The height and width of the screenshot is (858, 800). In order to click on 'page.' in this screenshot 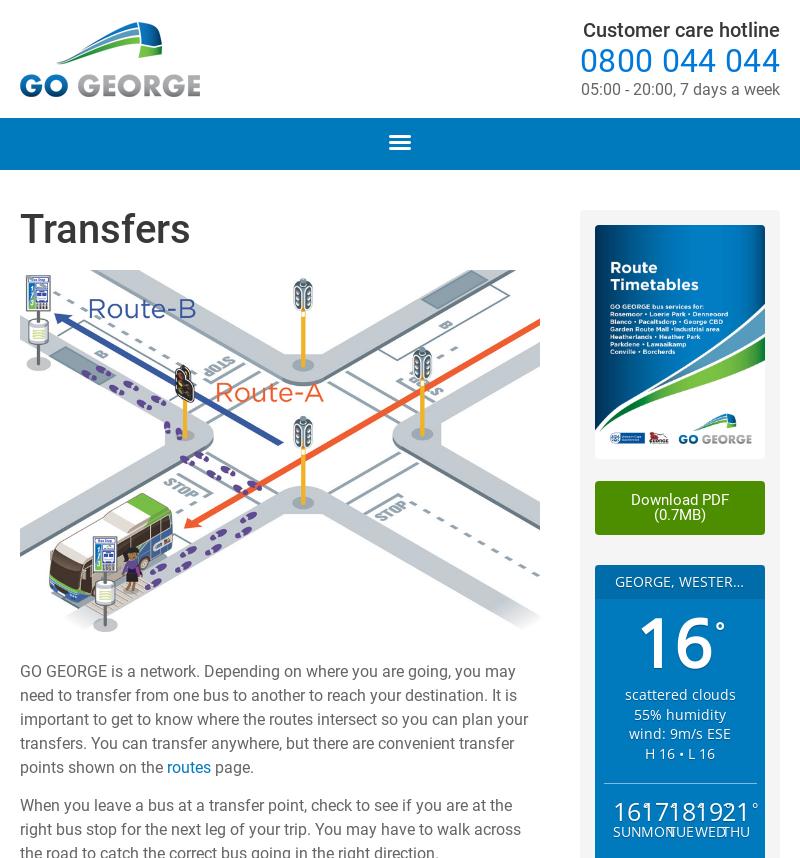, I will do `click(210, 765)`.